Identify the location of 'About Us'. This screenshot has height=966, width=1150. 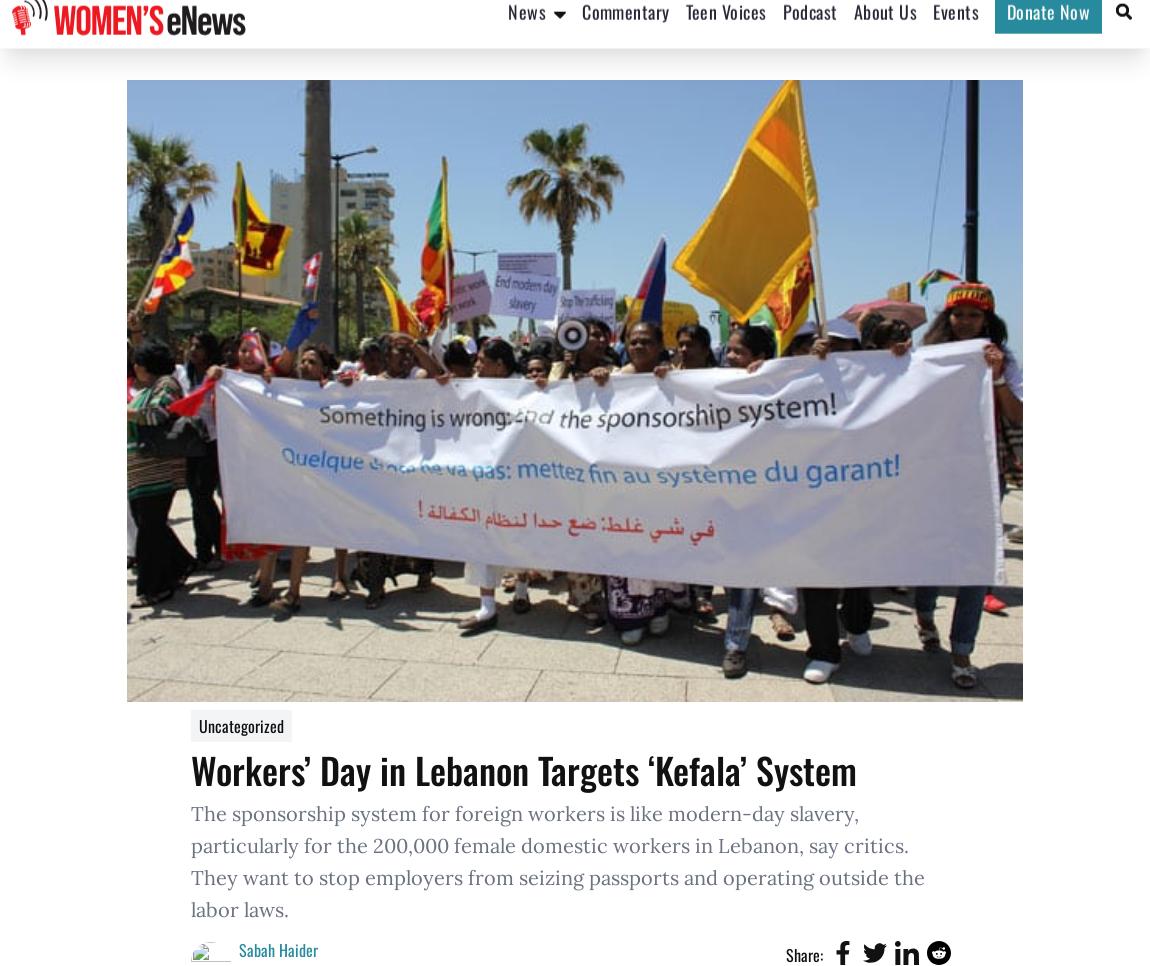
(885, 33).